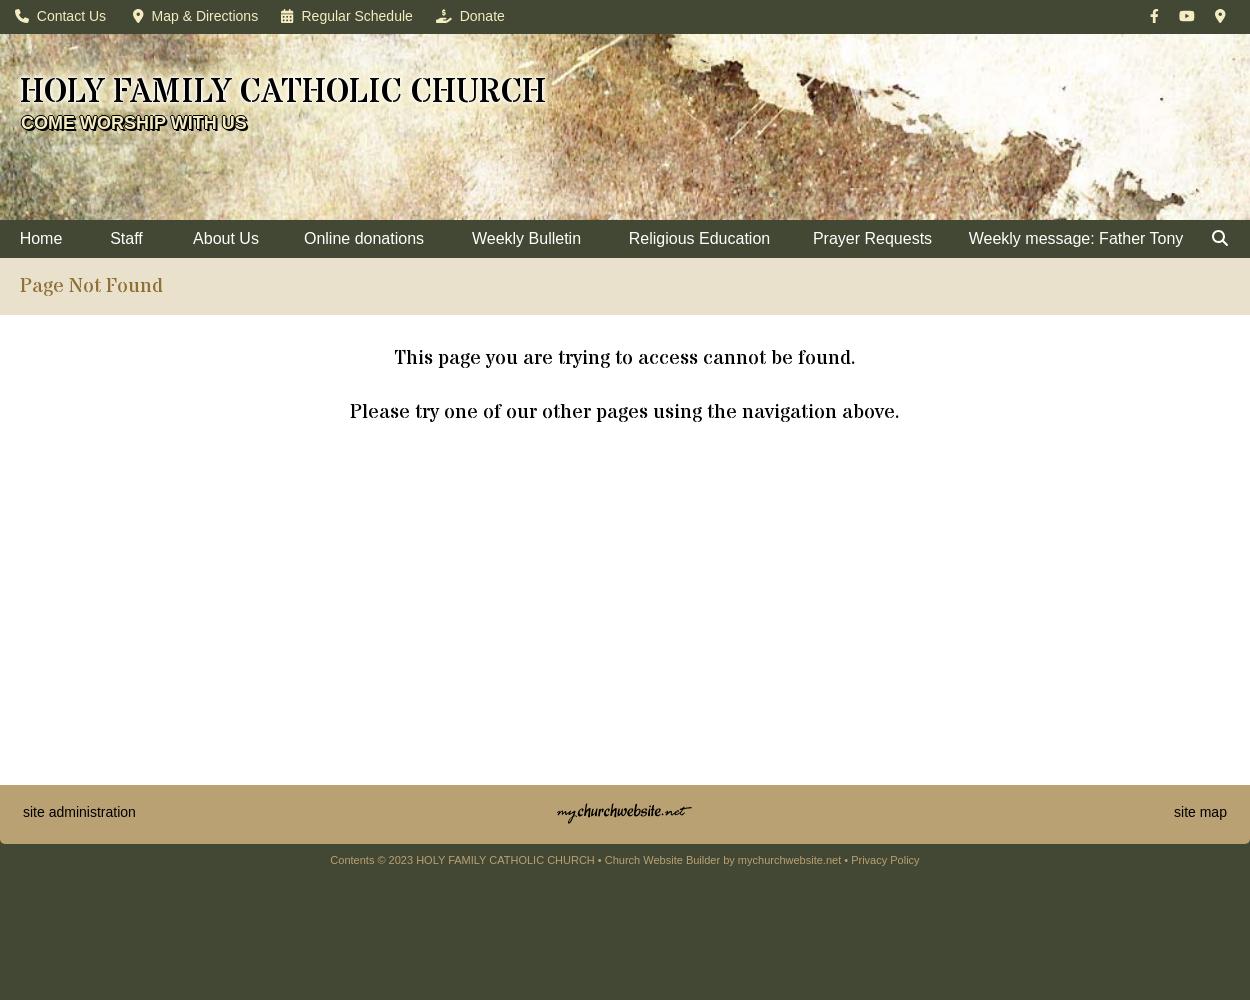 The image size is (1250, 1000). What do you see at coordinates (133, 122) in the screenshot?
I see `'COME WORSHIP WITH US'` at bounding box center [133, 122].